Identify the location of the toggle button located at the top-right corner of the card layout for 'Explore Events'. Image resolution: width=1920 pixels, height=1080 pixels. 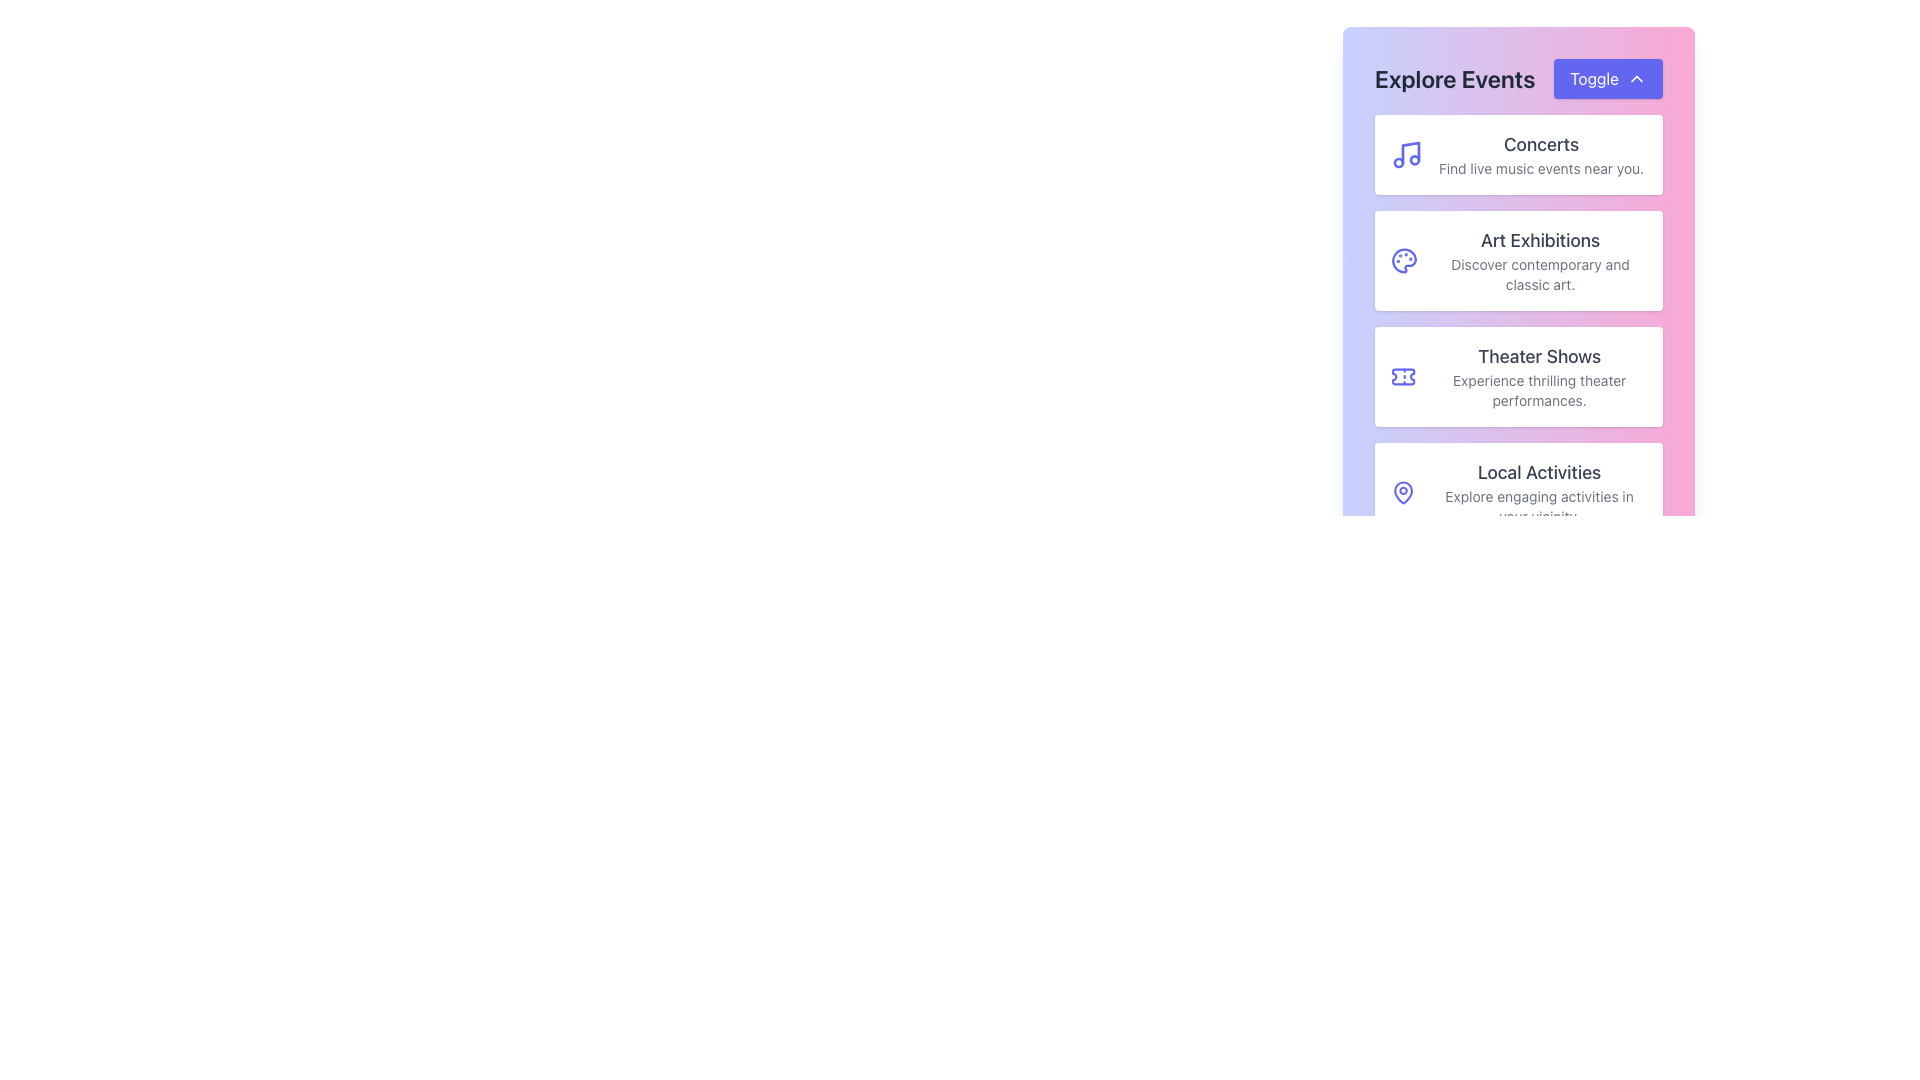
(1608, 77).